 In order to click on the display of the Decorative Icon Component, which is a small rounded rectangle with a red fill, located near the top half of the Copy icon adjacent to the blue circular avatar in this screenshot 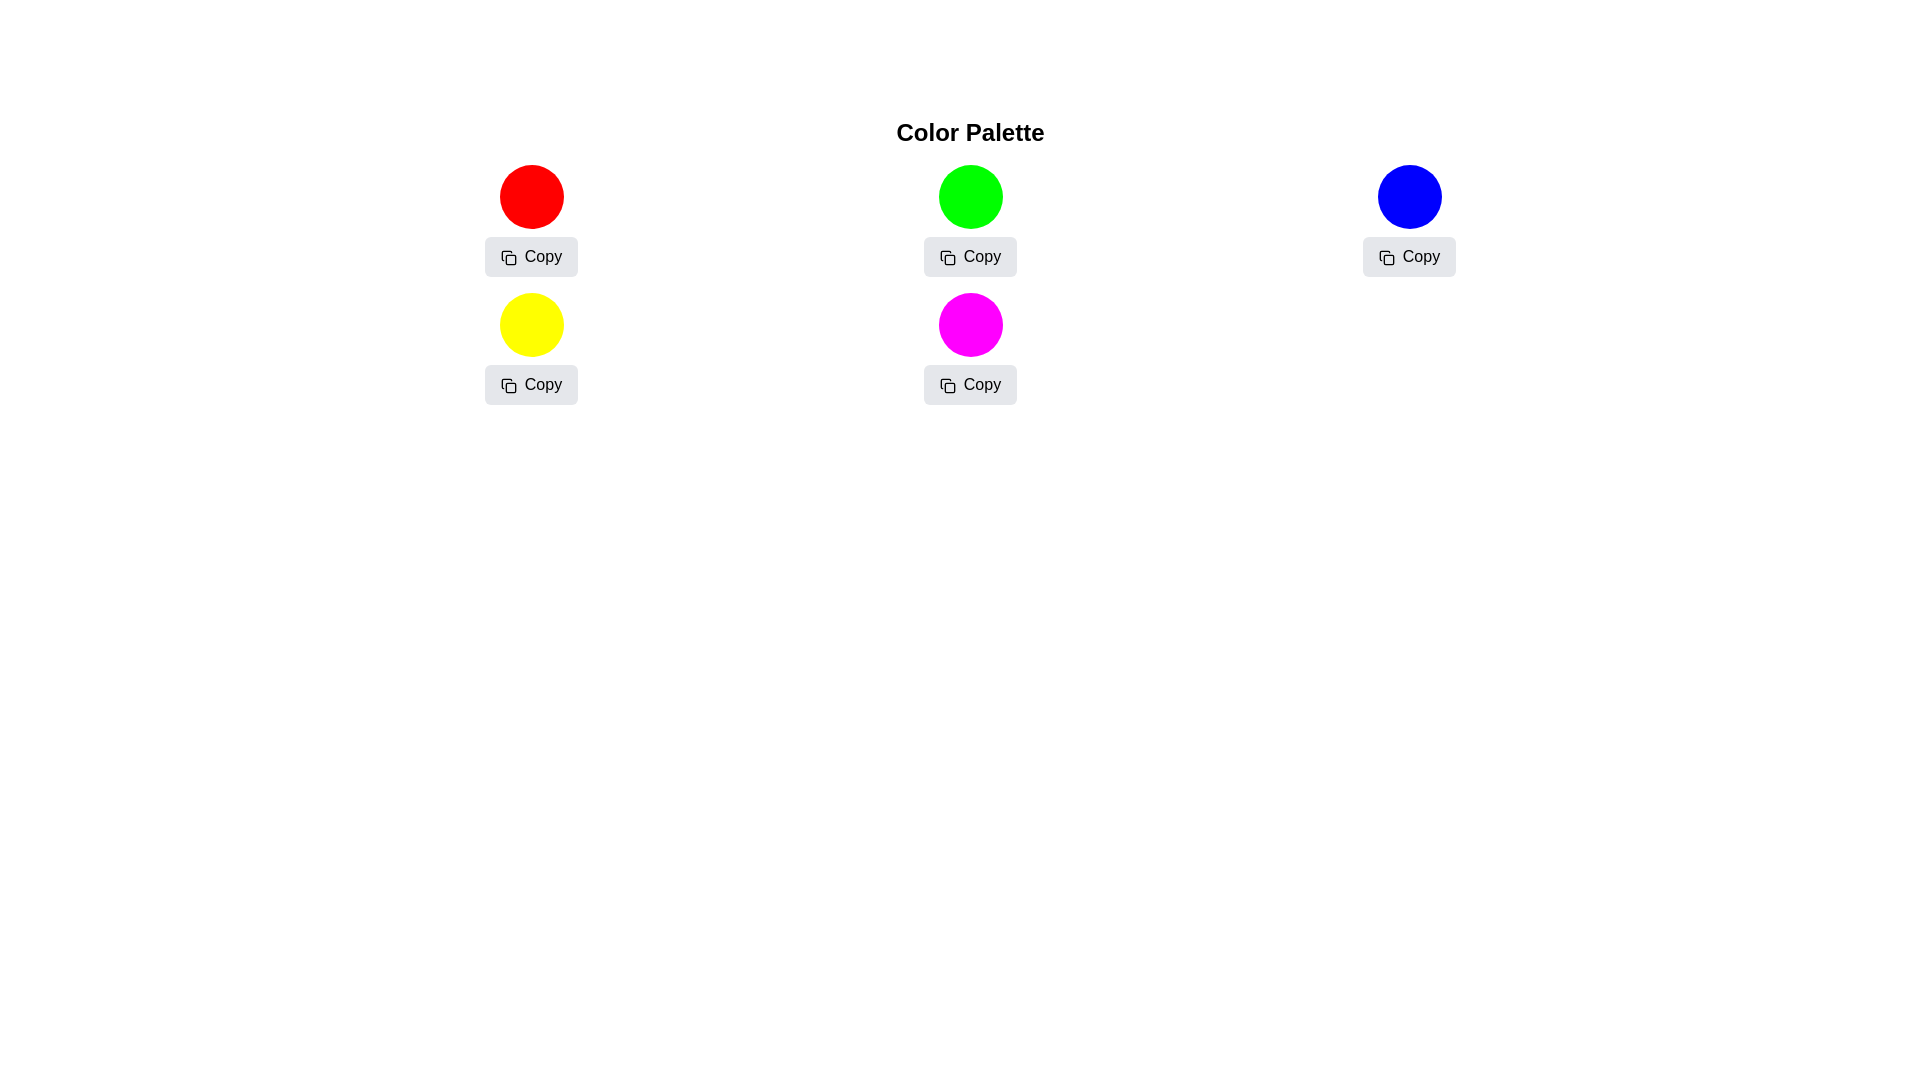, I will do `click(1387, 258)`.